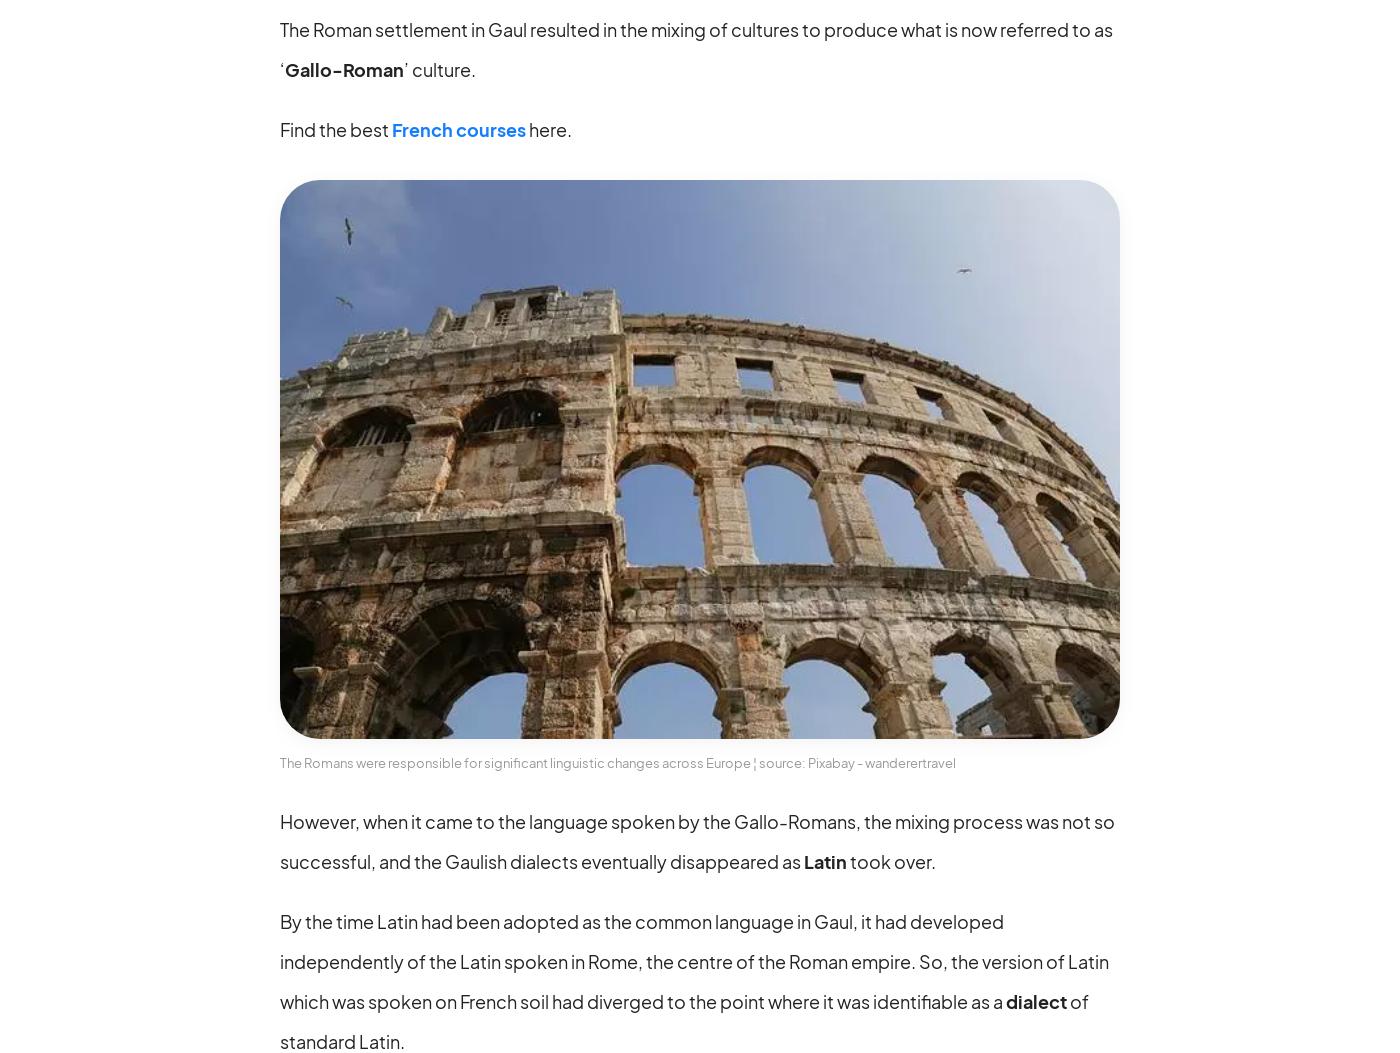 This screenshot has width=1400, height=1053. Describe the element at coordinates (697, 839) in the screenshot. I see `'However, when it came to the language spoken by the Gallo-Romans, the mixing process was not so successful, and the Gaulish dialects eventually disappeared as'` at that location.